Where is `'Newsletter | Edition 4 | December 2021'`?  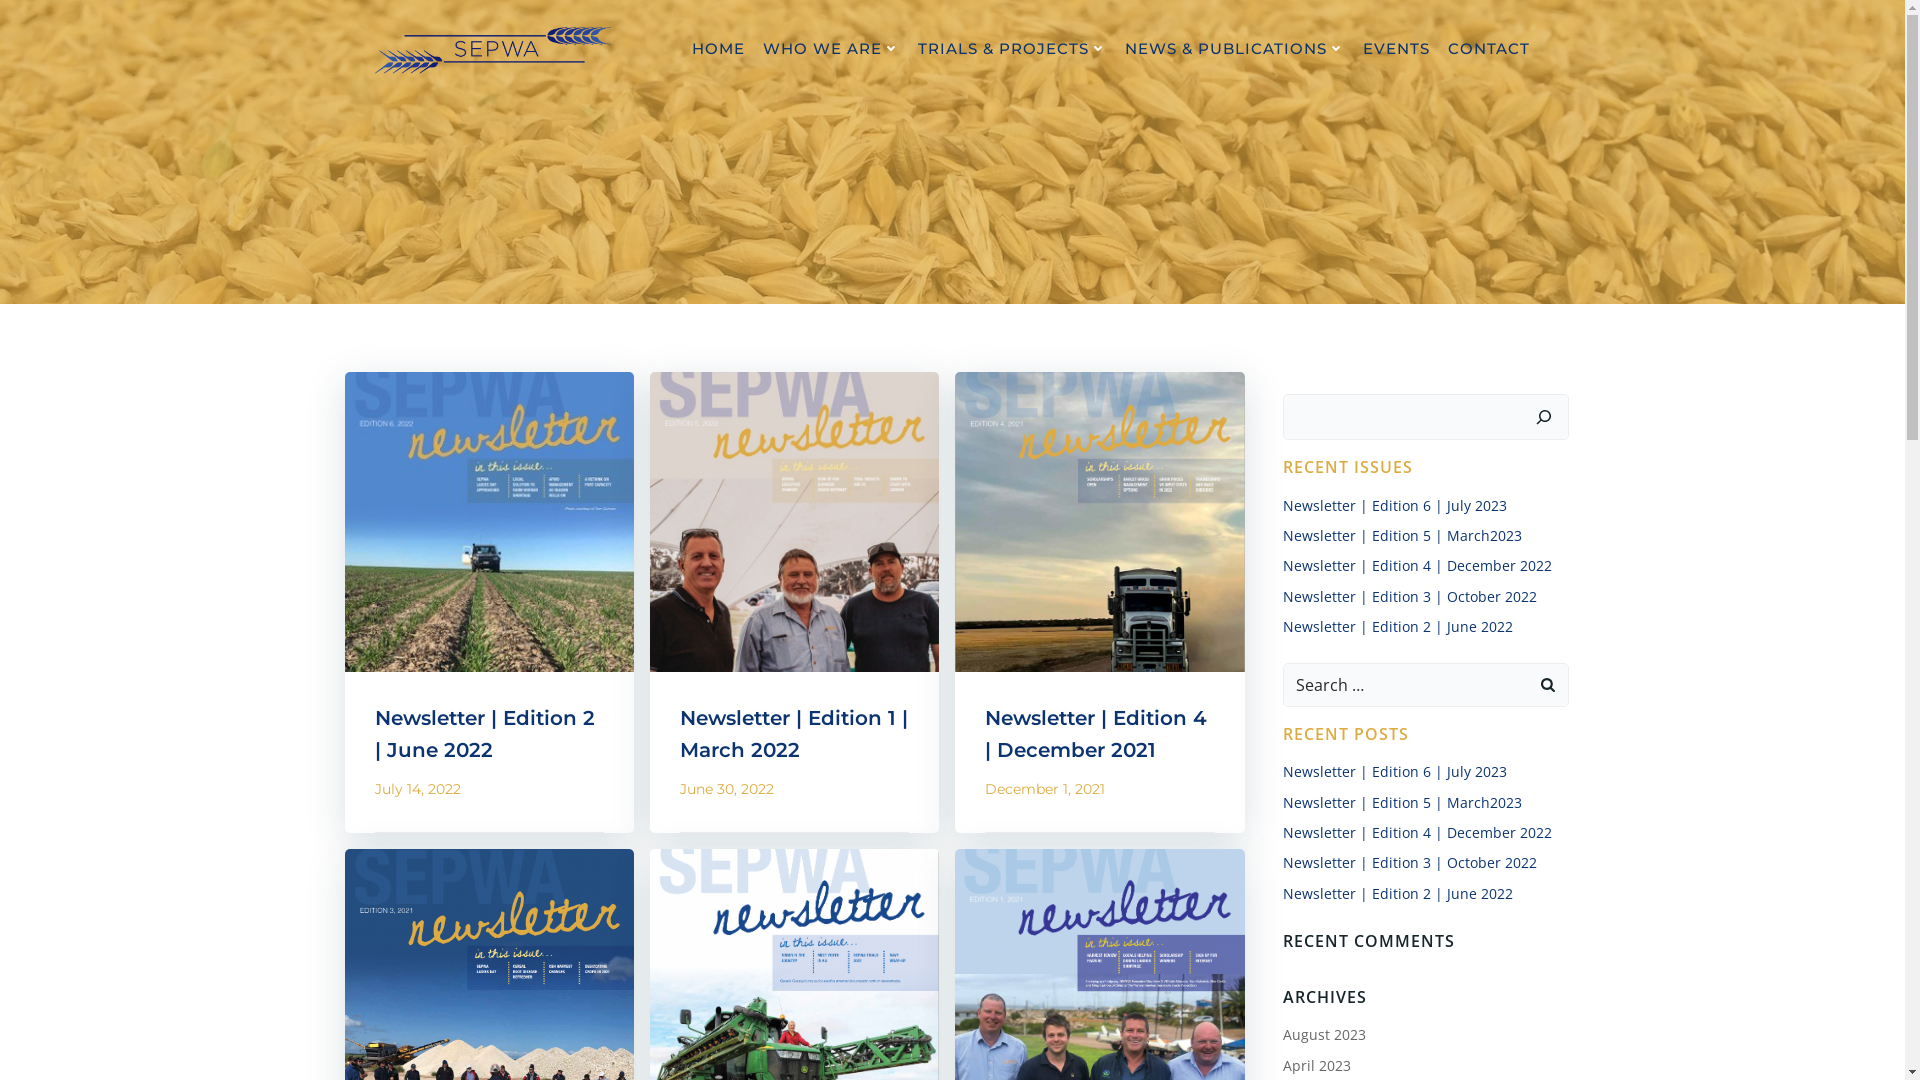
'Newsletter | Edition 4 | December 2021' is located at coordinates (1098, 733).